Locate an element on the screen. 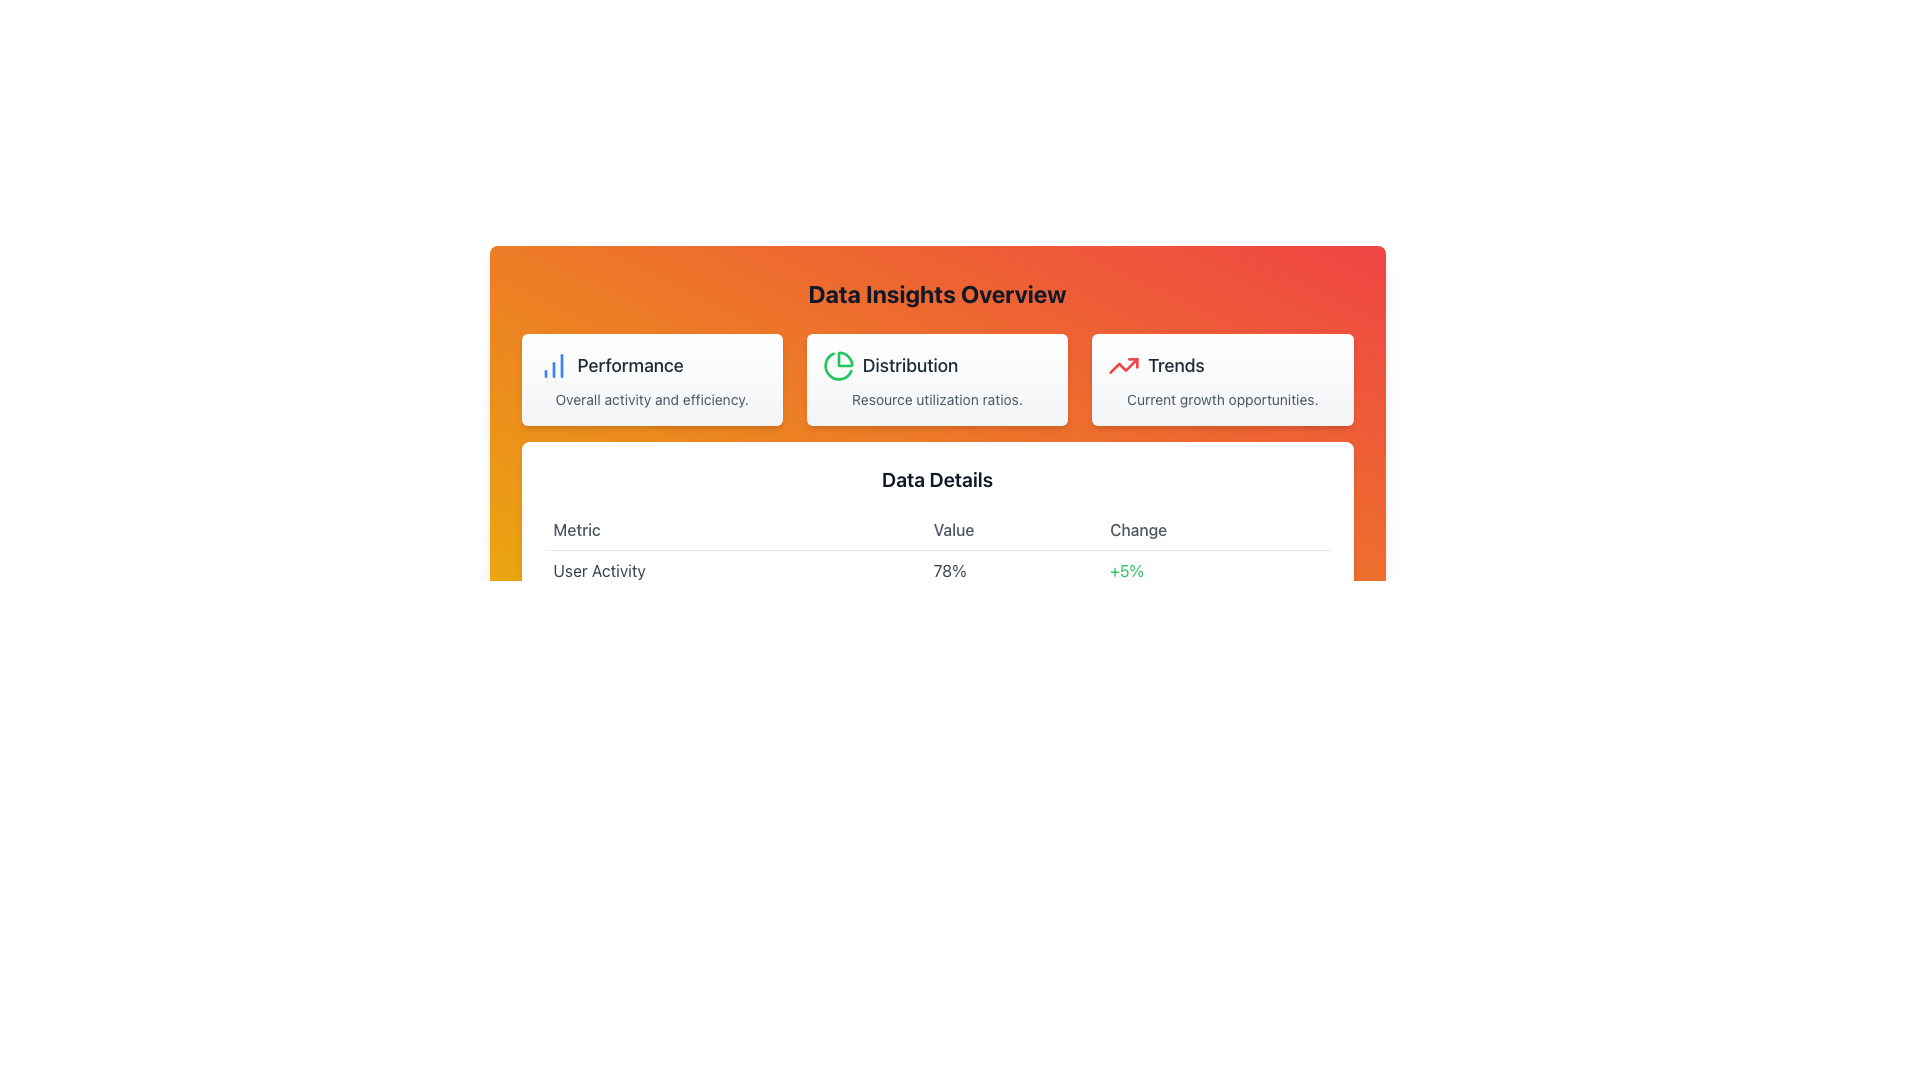 The width and height of the screenshot is (1920, 1080). the title label that summarizes the content of the data insights overview section, positioned centrally at the top of the highlighted orange section is located at coordinates (936, 293).